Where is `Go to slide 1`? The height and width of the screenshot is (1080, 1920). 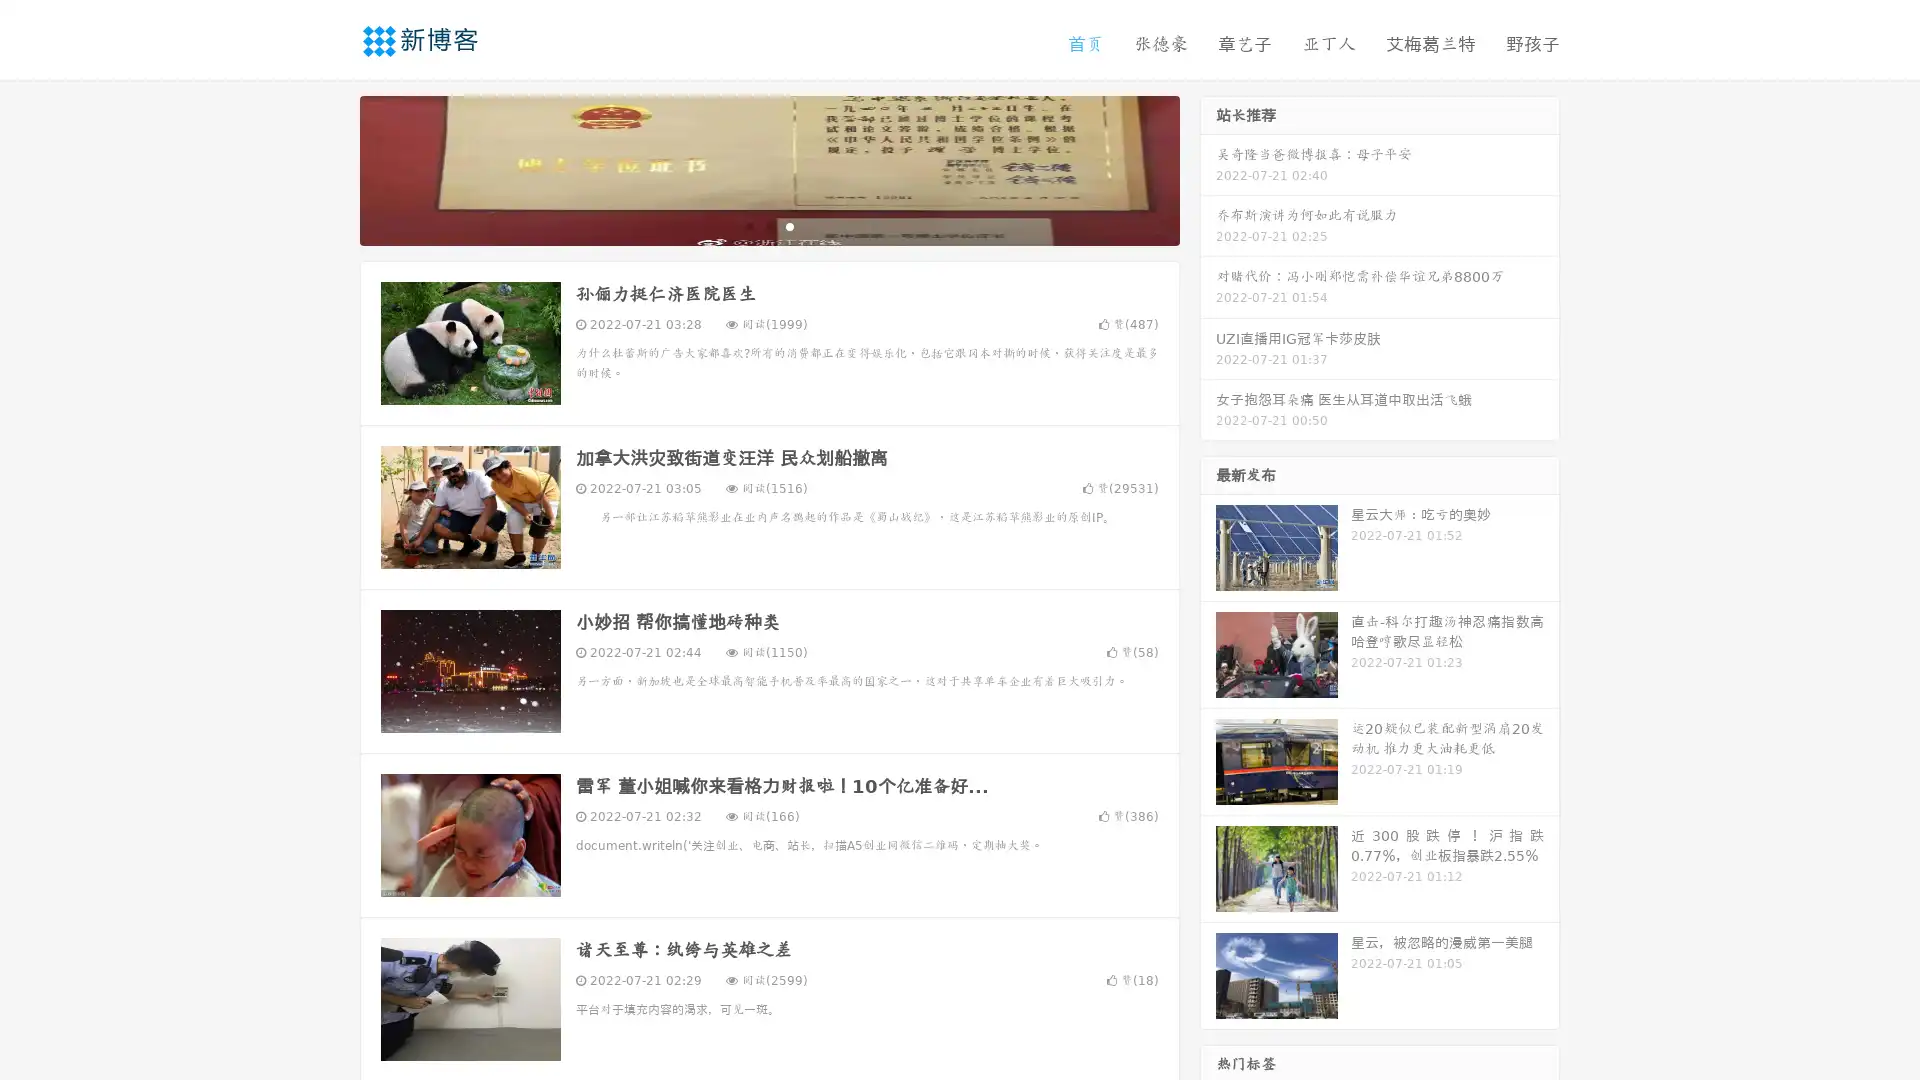 Go to slide 1 is located at coordinates (748, 225).